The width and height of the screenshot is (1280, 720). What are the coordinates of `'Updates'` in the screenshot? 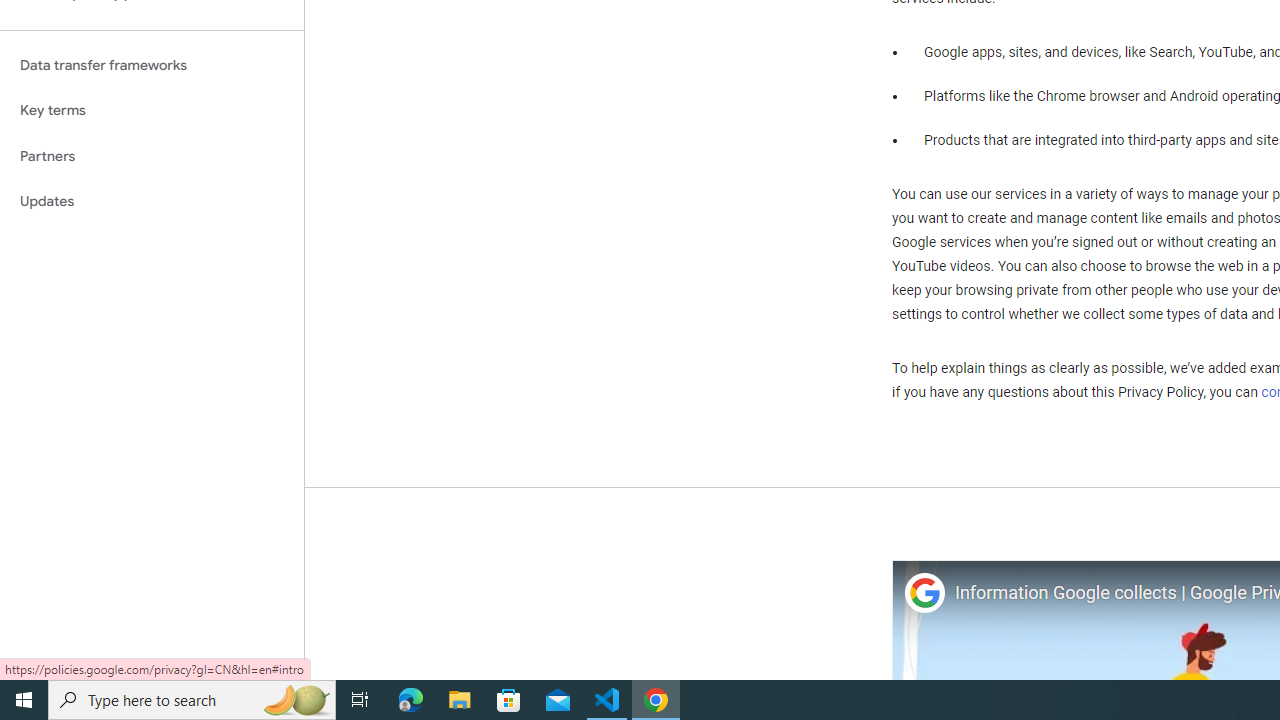 It's located at (151, 201).